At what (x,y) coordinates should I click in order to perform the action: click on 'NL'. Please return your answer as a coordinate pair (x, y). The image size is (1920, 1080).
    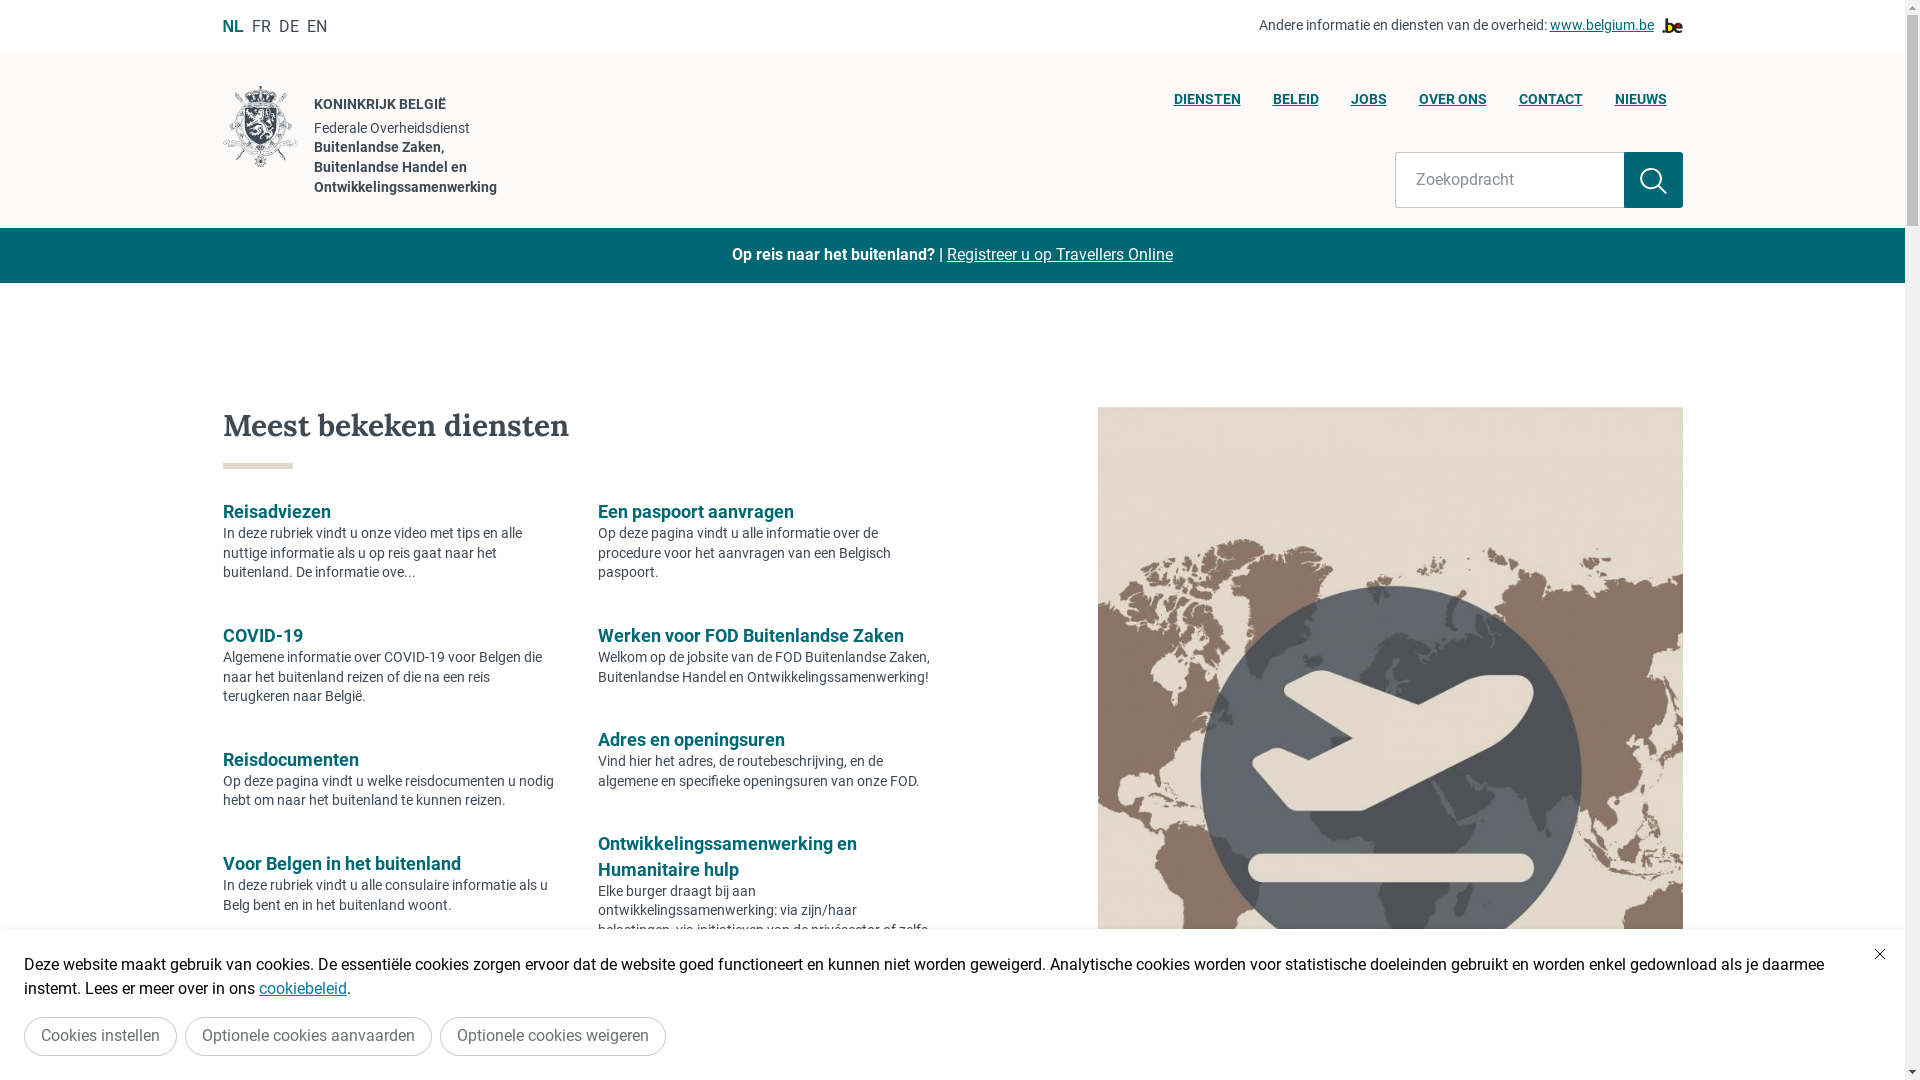
    Looking at the image, I should click on (221, 26).